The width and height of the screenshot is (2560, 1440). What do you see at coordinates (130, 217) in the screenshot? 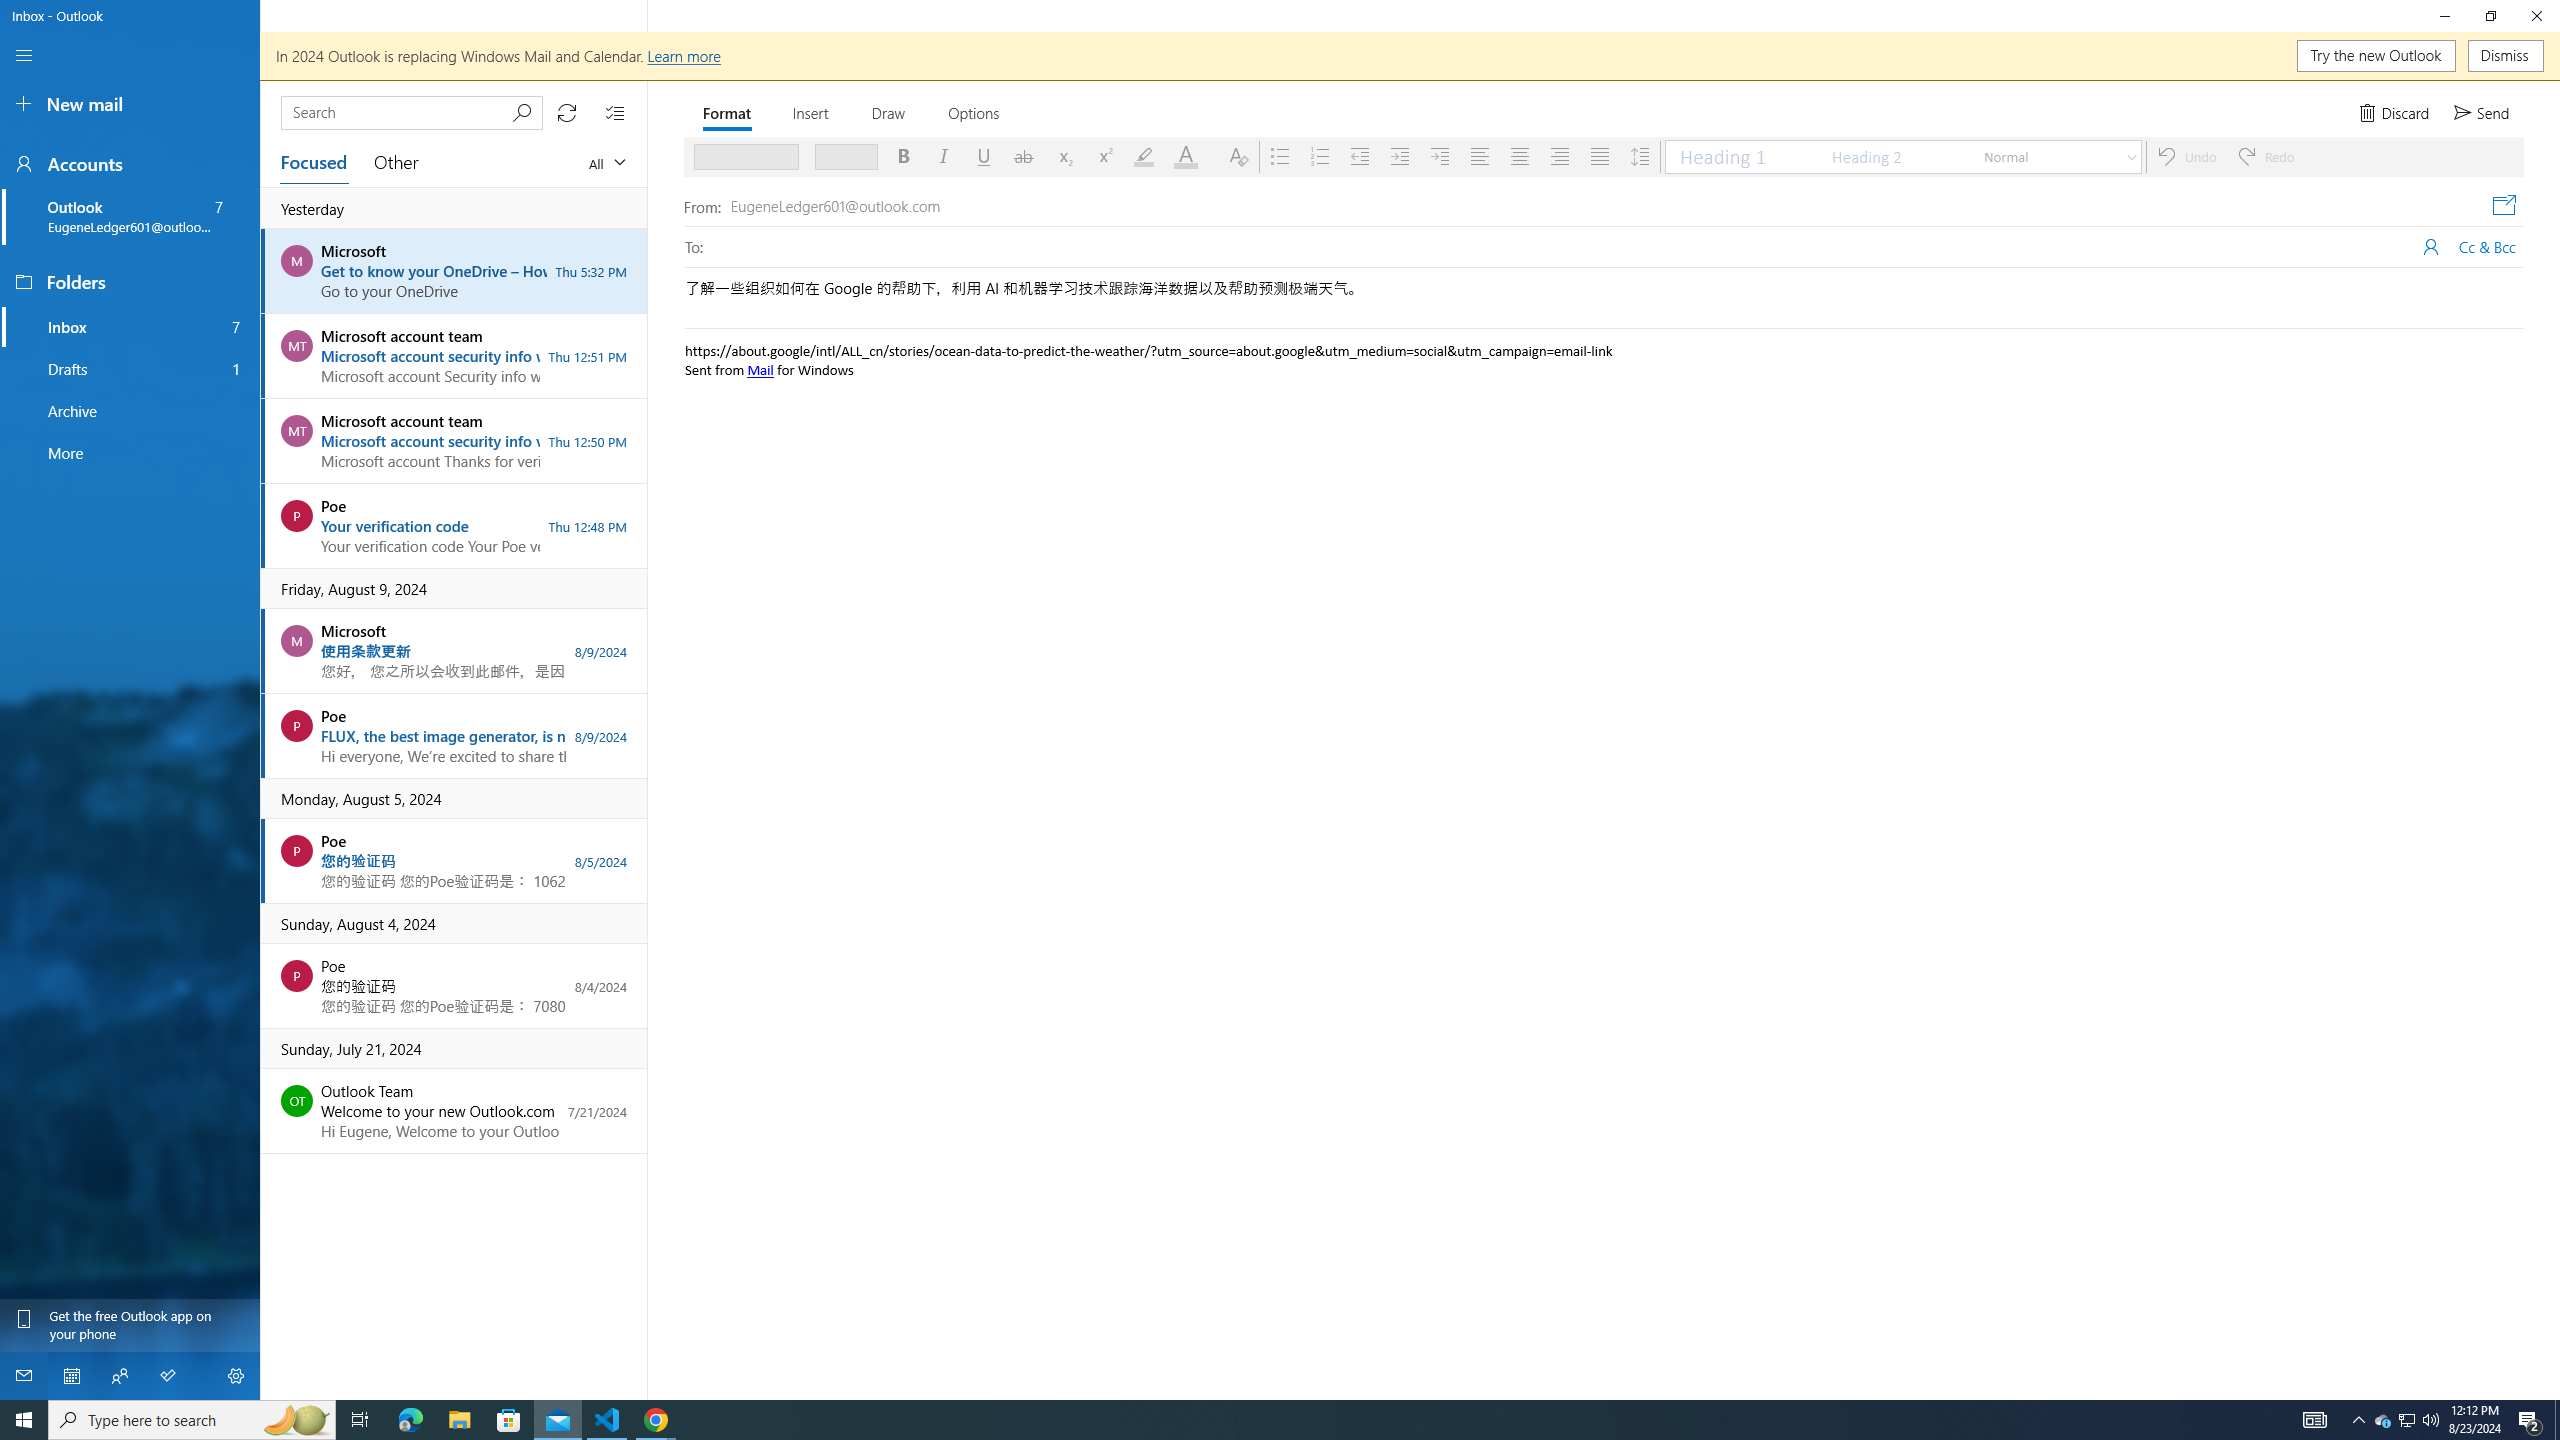
I see `'Outlook, EugeneLedger601@outlook.com, 7 unread'` at bounding box center [130, 217].